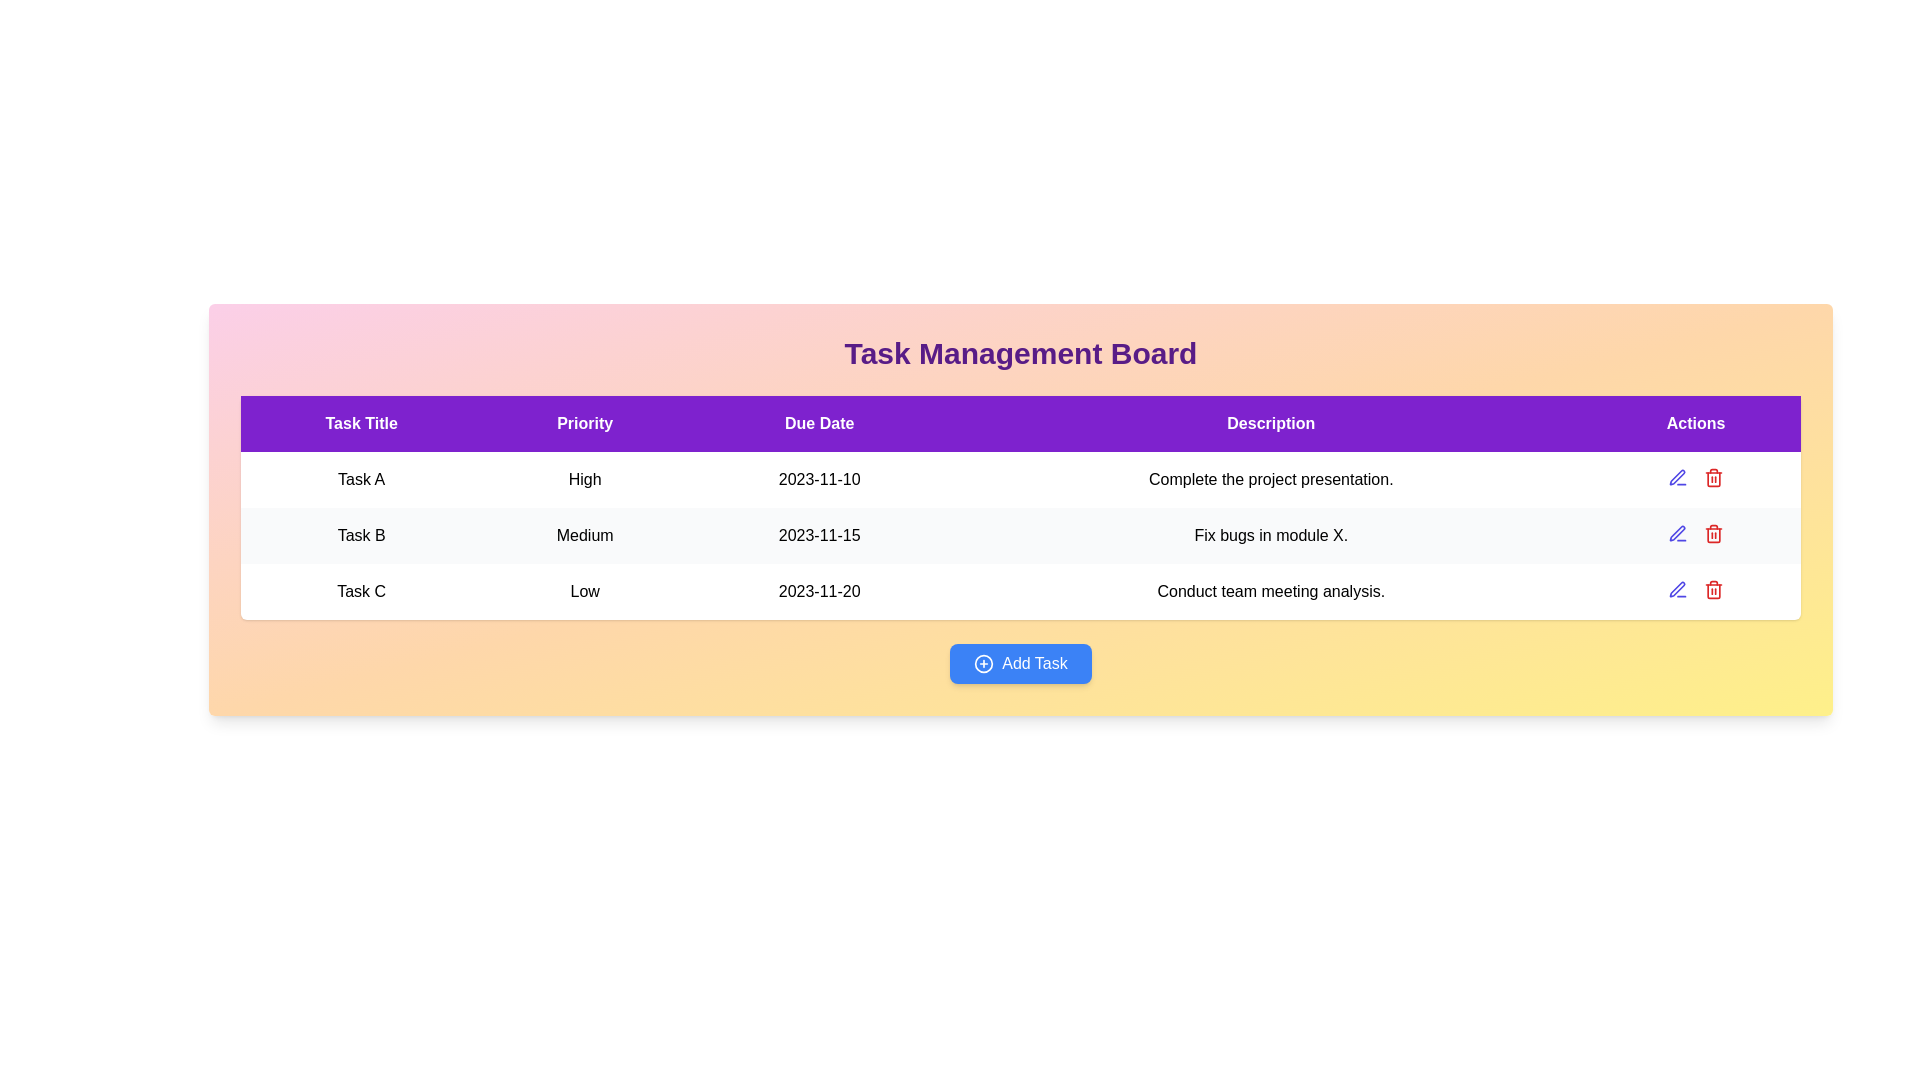 The image size is (1920, 1080). I want to click on the text label 'Low' located in the second column of the last row of the table, which has a plain black text on a white background, so click(584, 590).